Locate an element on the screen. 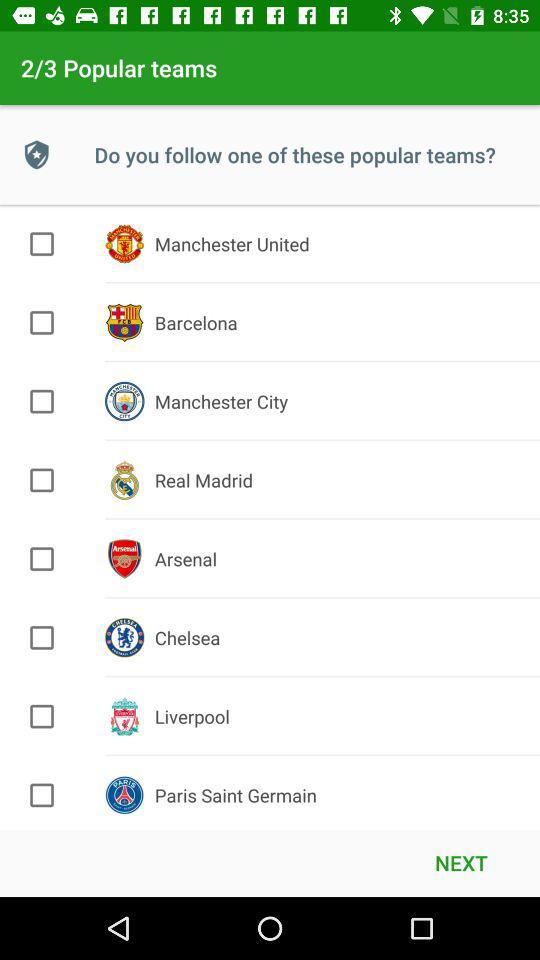  the icon to the right of paris saint germain is located at coordinates (461, 861).